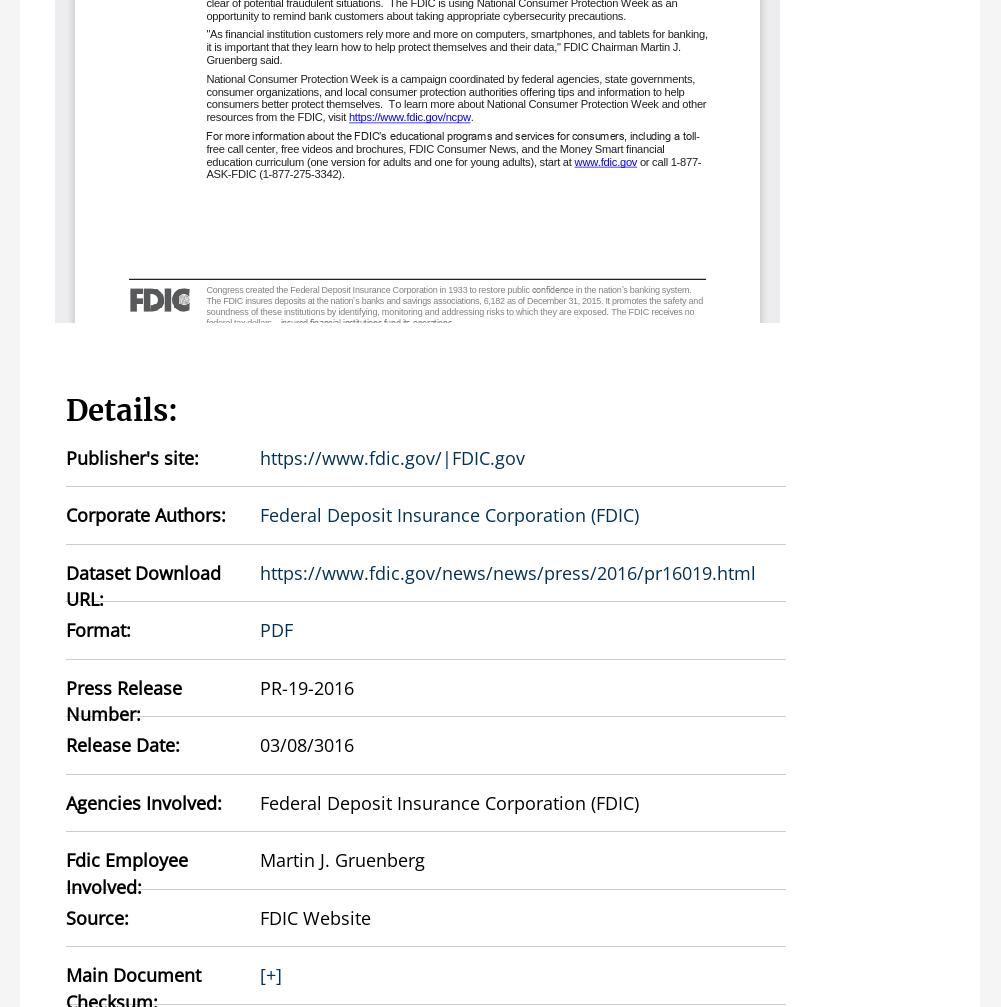 The width and height of the screenshot is (1001, 1007). I want to click on 'Release Date:', so click(122, 743).